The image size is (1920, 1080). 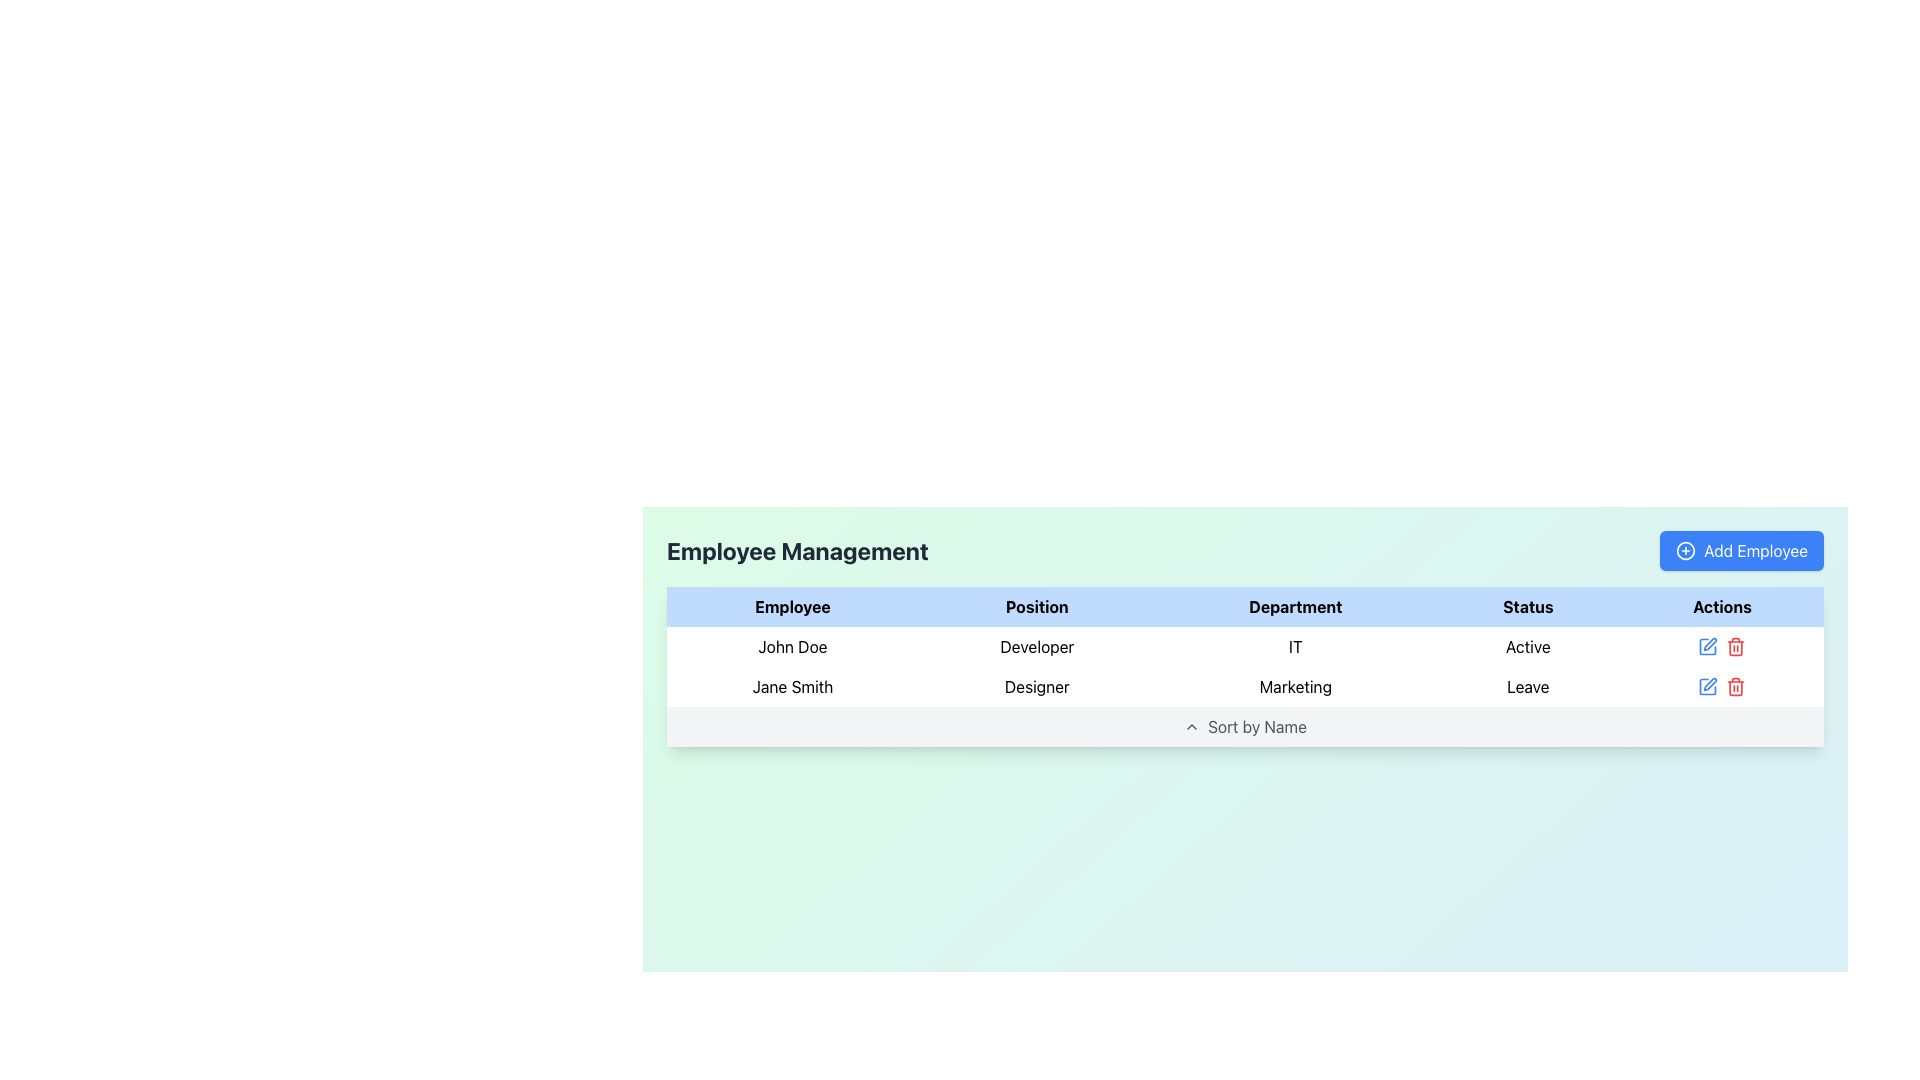 I want to click on the 'Add Employee' icon which is visually indicated to add a new employee and is located at the right of the 'Add Employee' button, so click(x=1685, y=551).